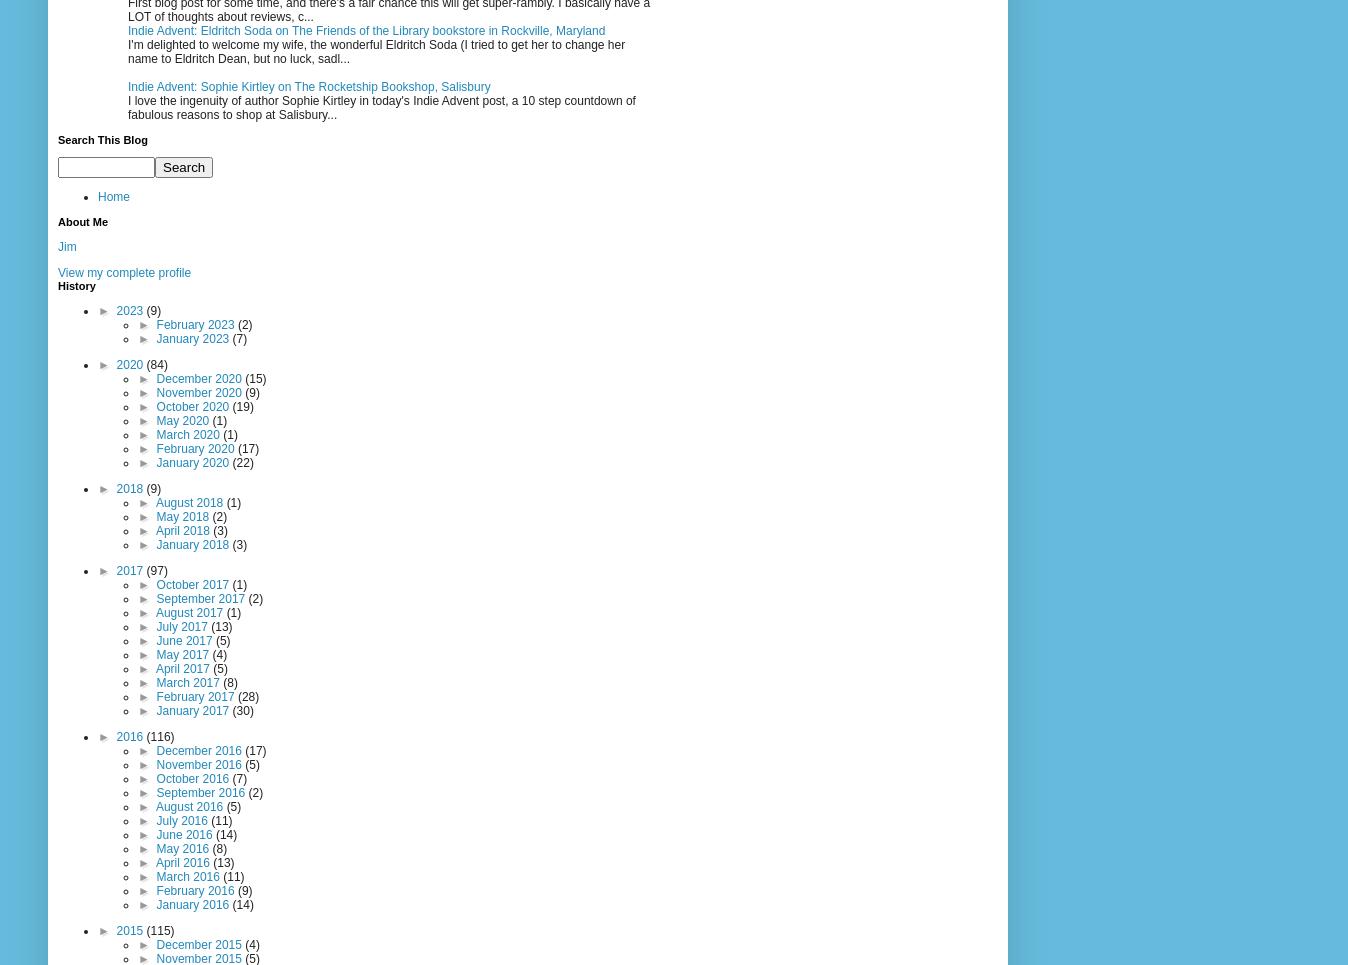  Describe the element at coordinates (190, 807) in the screenshot. I see `'August 2016'` at that location.